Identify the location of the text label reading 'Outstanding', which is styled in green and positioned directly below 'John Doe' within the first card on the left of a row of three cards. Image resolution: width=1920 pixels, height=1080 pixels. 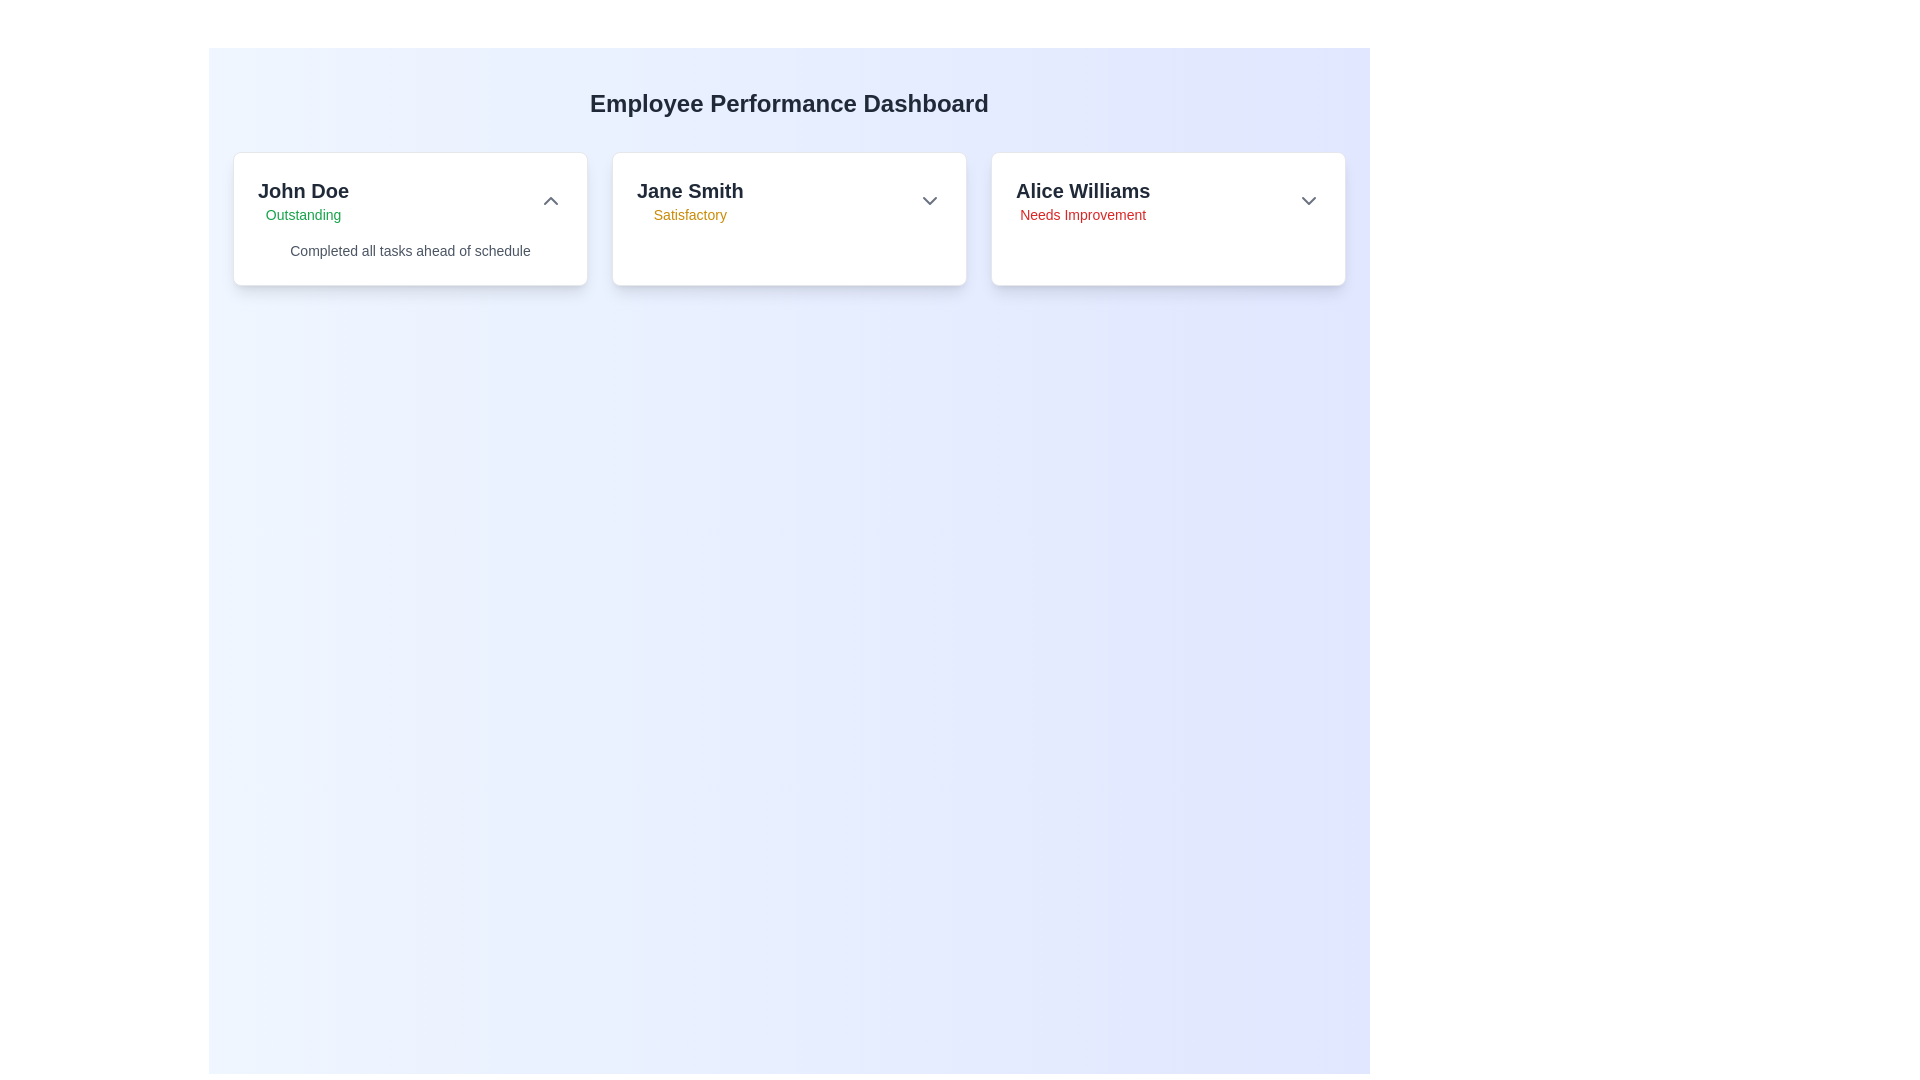
(302, 215).